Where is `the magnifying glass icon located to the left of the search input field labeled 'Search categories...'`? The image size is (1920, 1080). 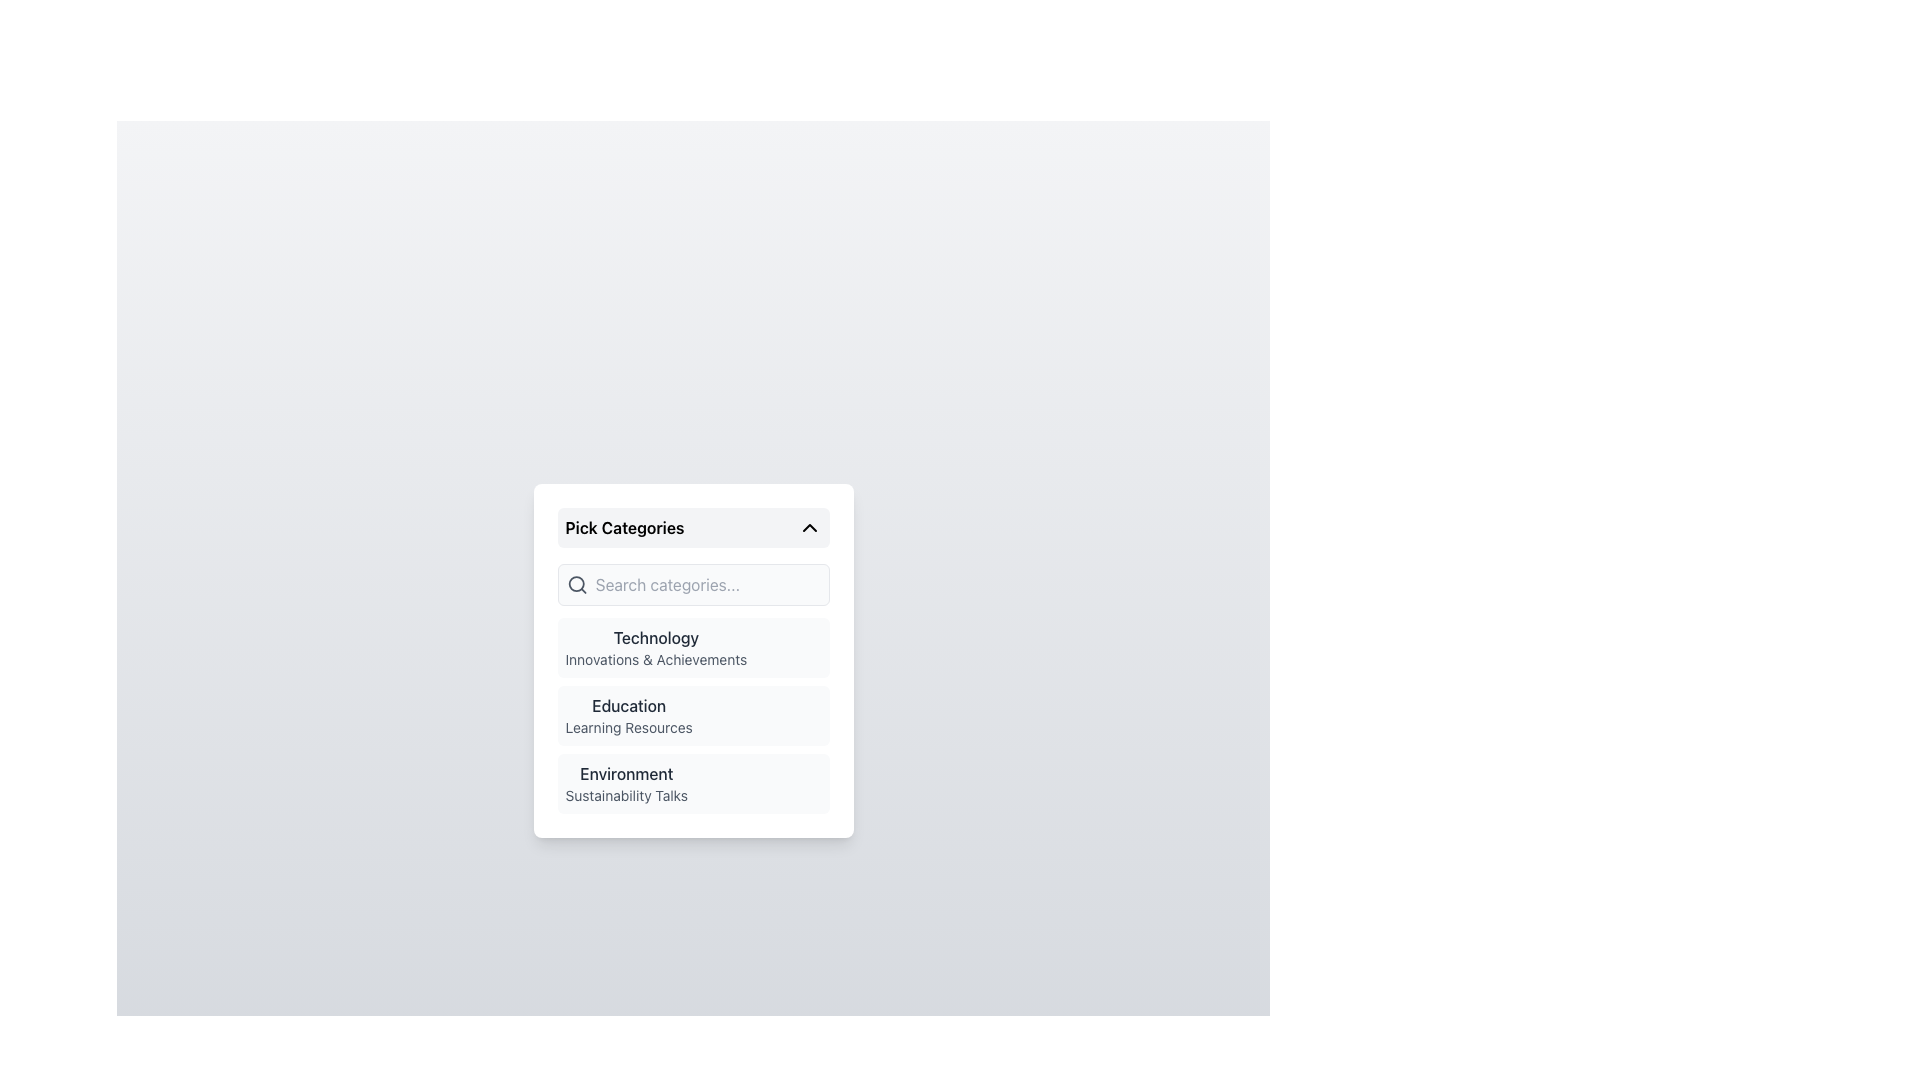 the magnifying glass icon located to the left of the search input field labeled 'Search categories...' is located at coordinates (576, 585).